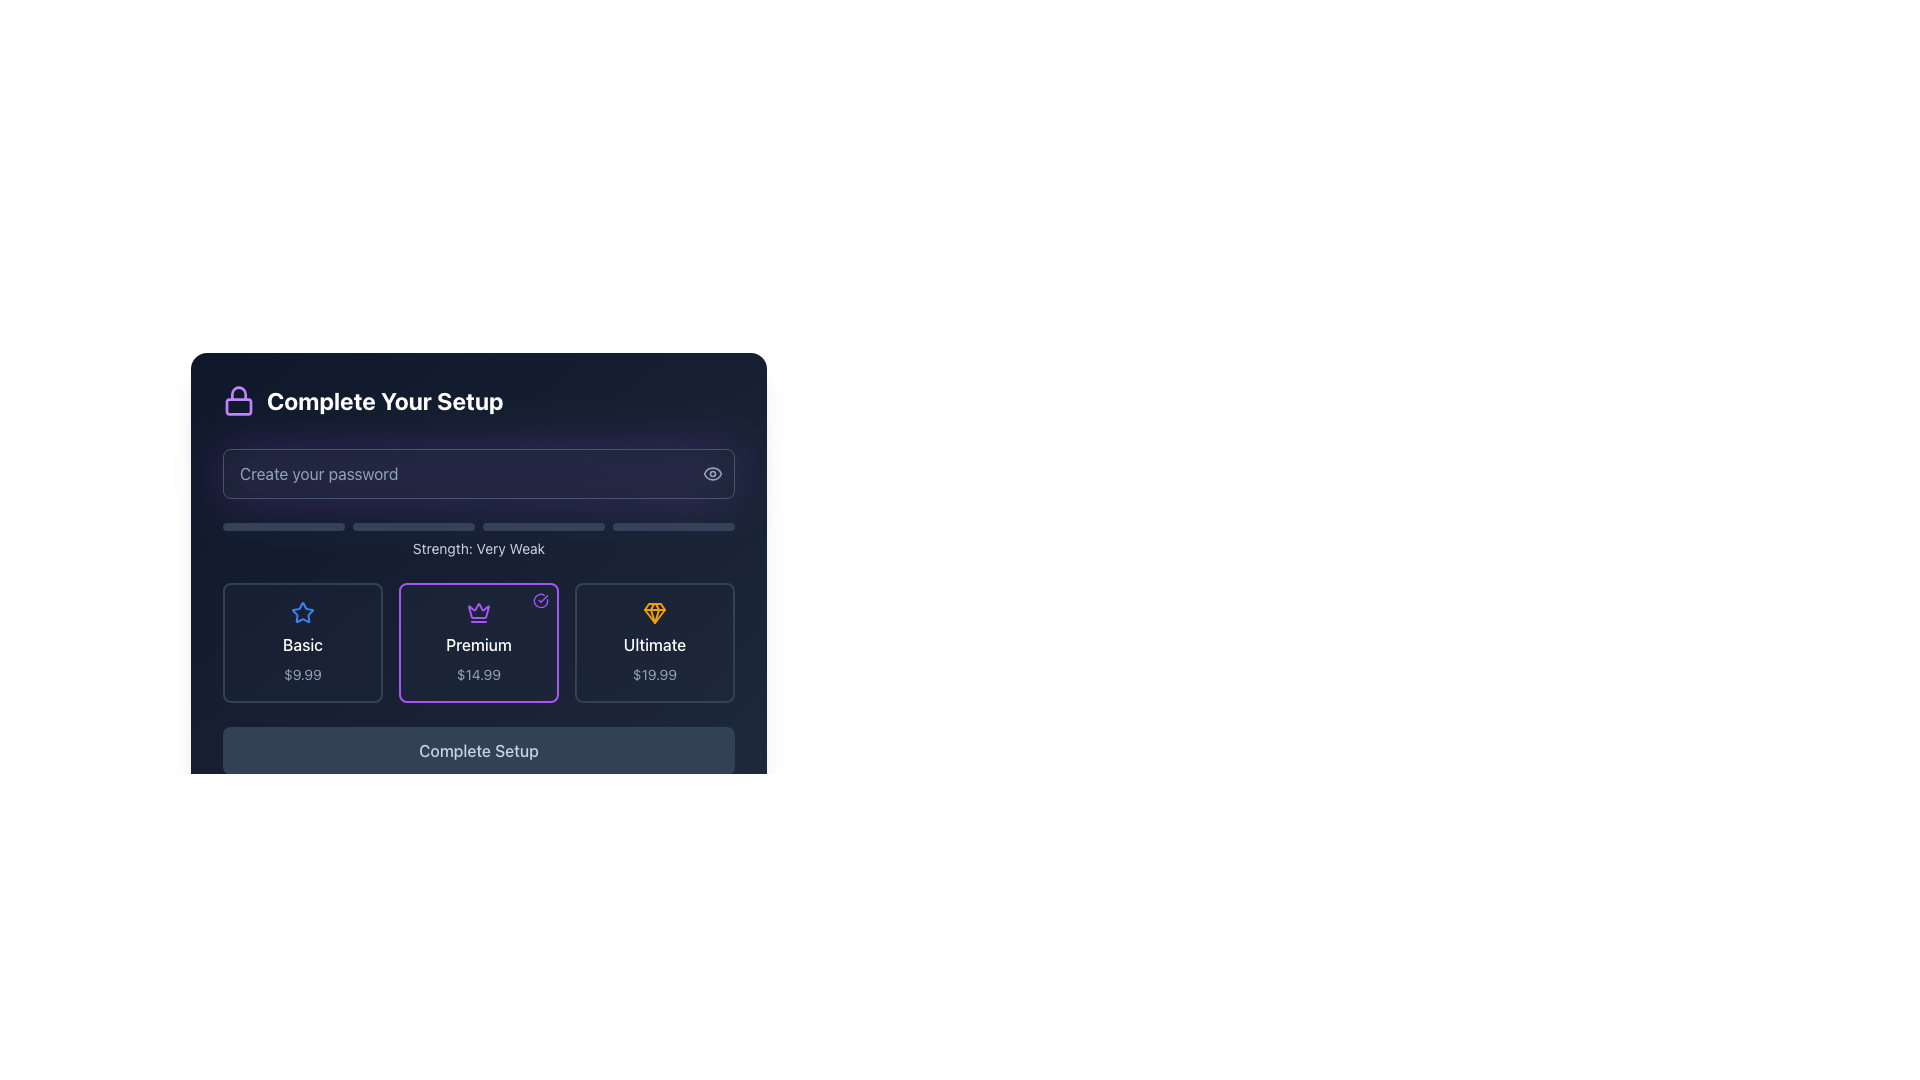 This screenshot has width=1920, height=1080. What do you see at coordinates (282, 526) in the screenshot?
I see `the first segment of the progress bar located below the password input field, which serves as a visual indicator for password strength` at bounding box center [282, 526].